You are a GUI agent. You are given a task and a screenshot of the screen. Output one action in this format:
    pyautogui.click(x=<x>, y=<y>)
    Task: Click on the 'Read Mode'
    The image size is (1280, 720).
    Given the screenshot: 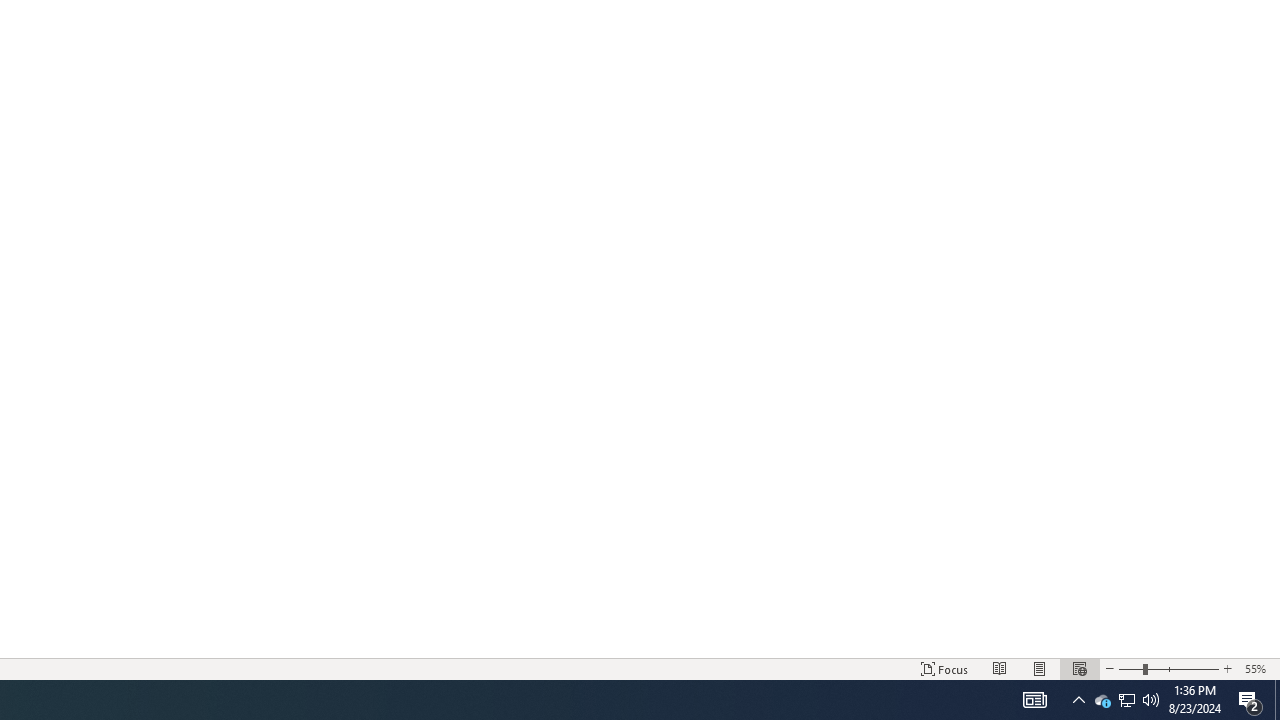 What is the action you would take?
    pyautogui.click(x=1000, y=669)
    